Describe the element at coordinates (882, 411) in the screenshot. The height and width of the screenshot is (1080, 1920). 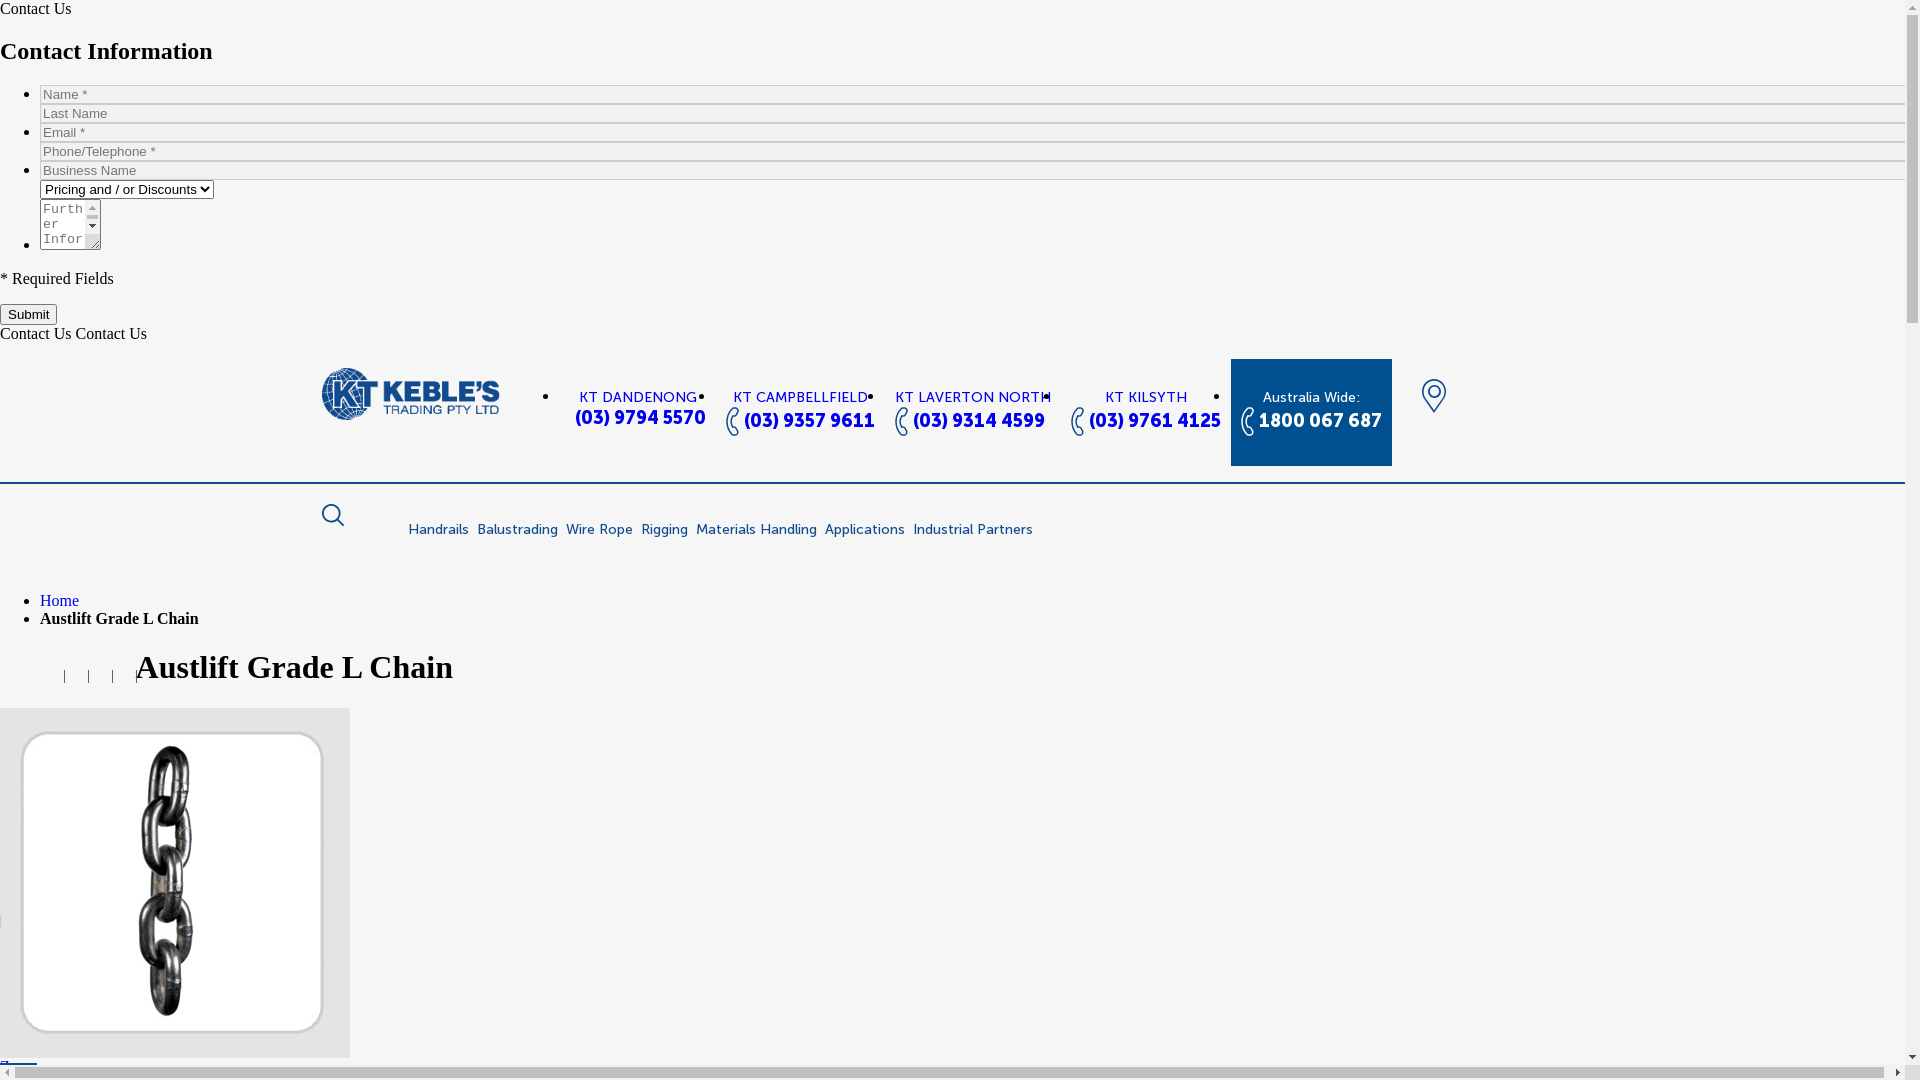
I see `'KT LAVERTON NORTH` at that location.